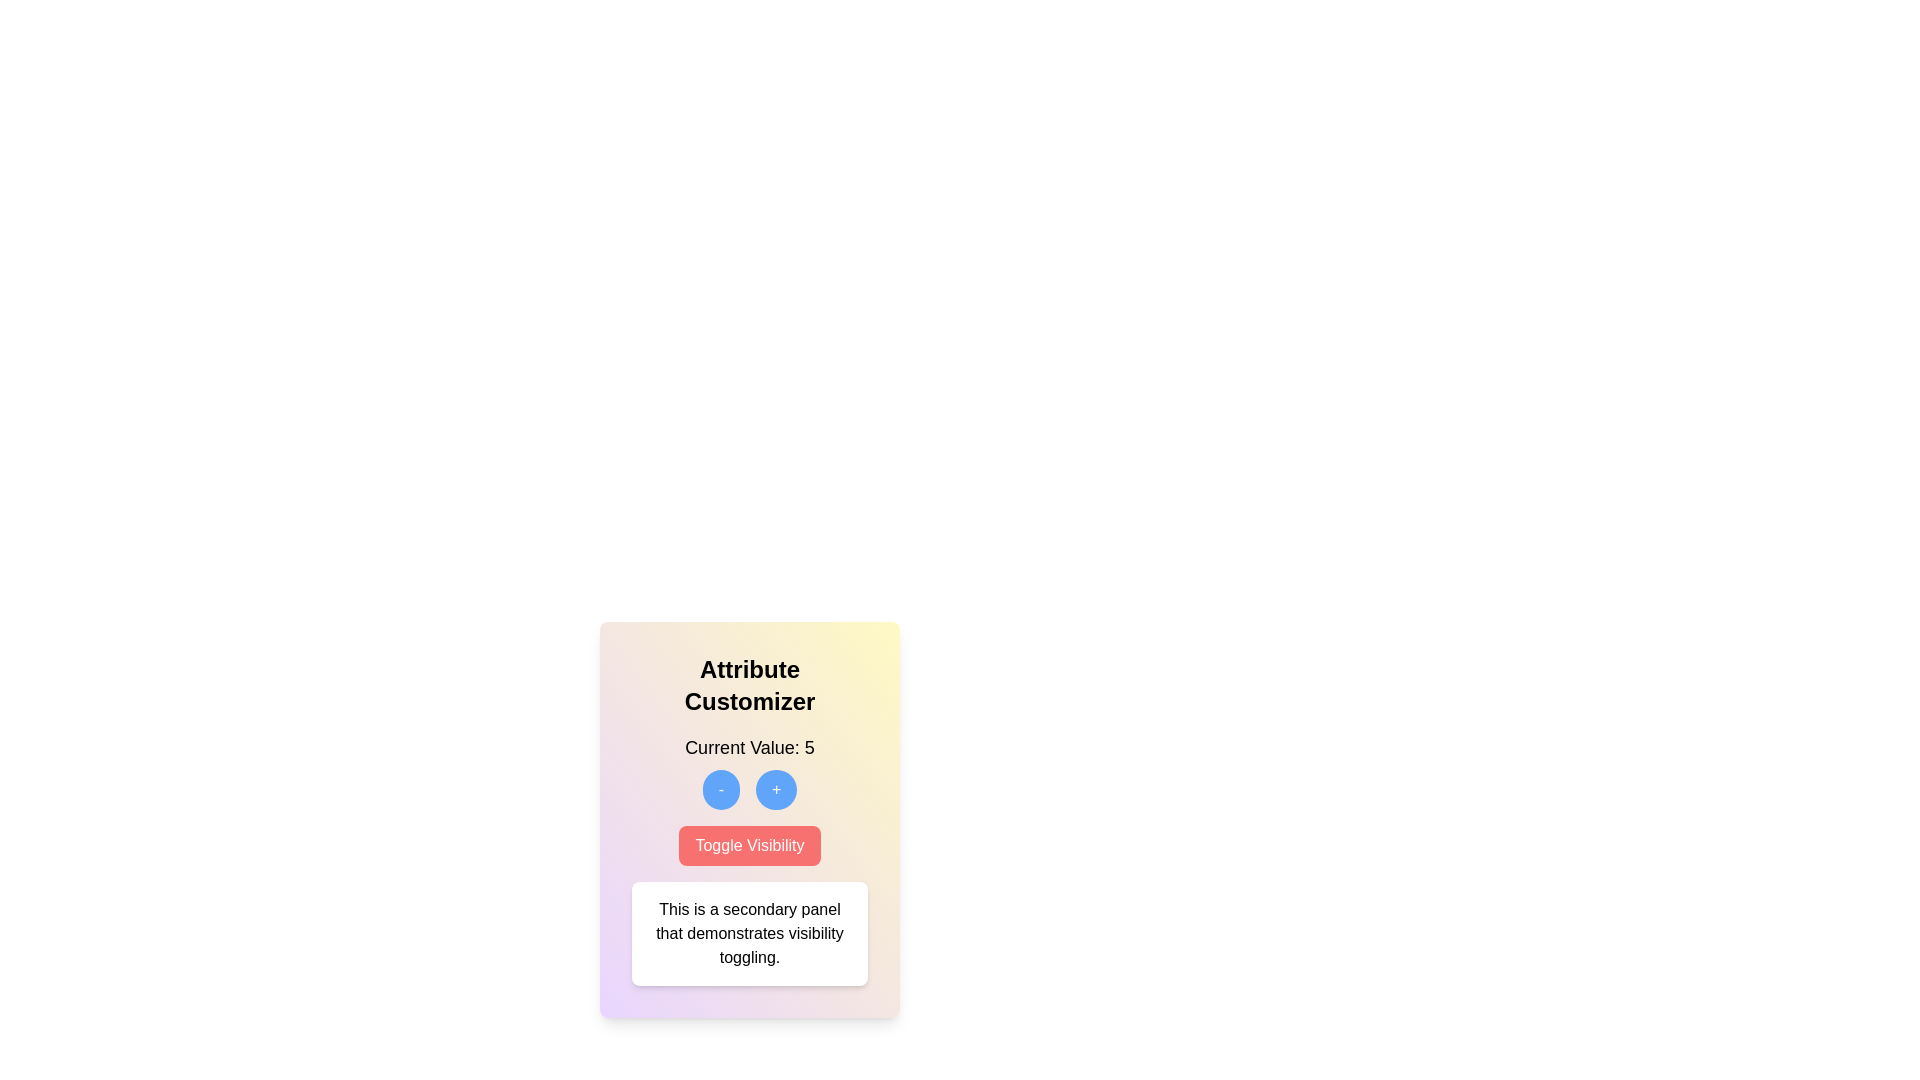  What do you see at coordinates (748, 820) in the screenshot?
I see `the displayed current value in the Interactive customization panel labeled 'Attribute Customizer', which features a gradient background and includes buttons for incrementing and decrementing` at bounding box center [748, 820].